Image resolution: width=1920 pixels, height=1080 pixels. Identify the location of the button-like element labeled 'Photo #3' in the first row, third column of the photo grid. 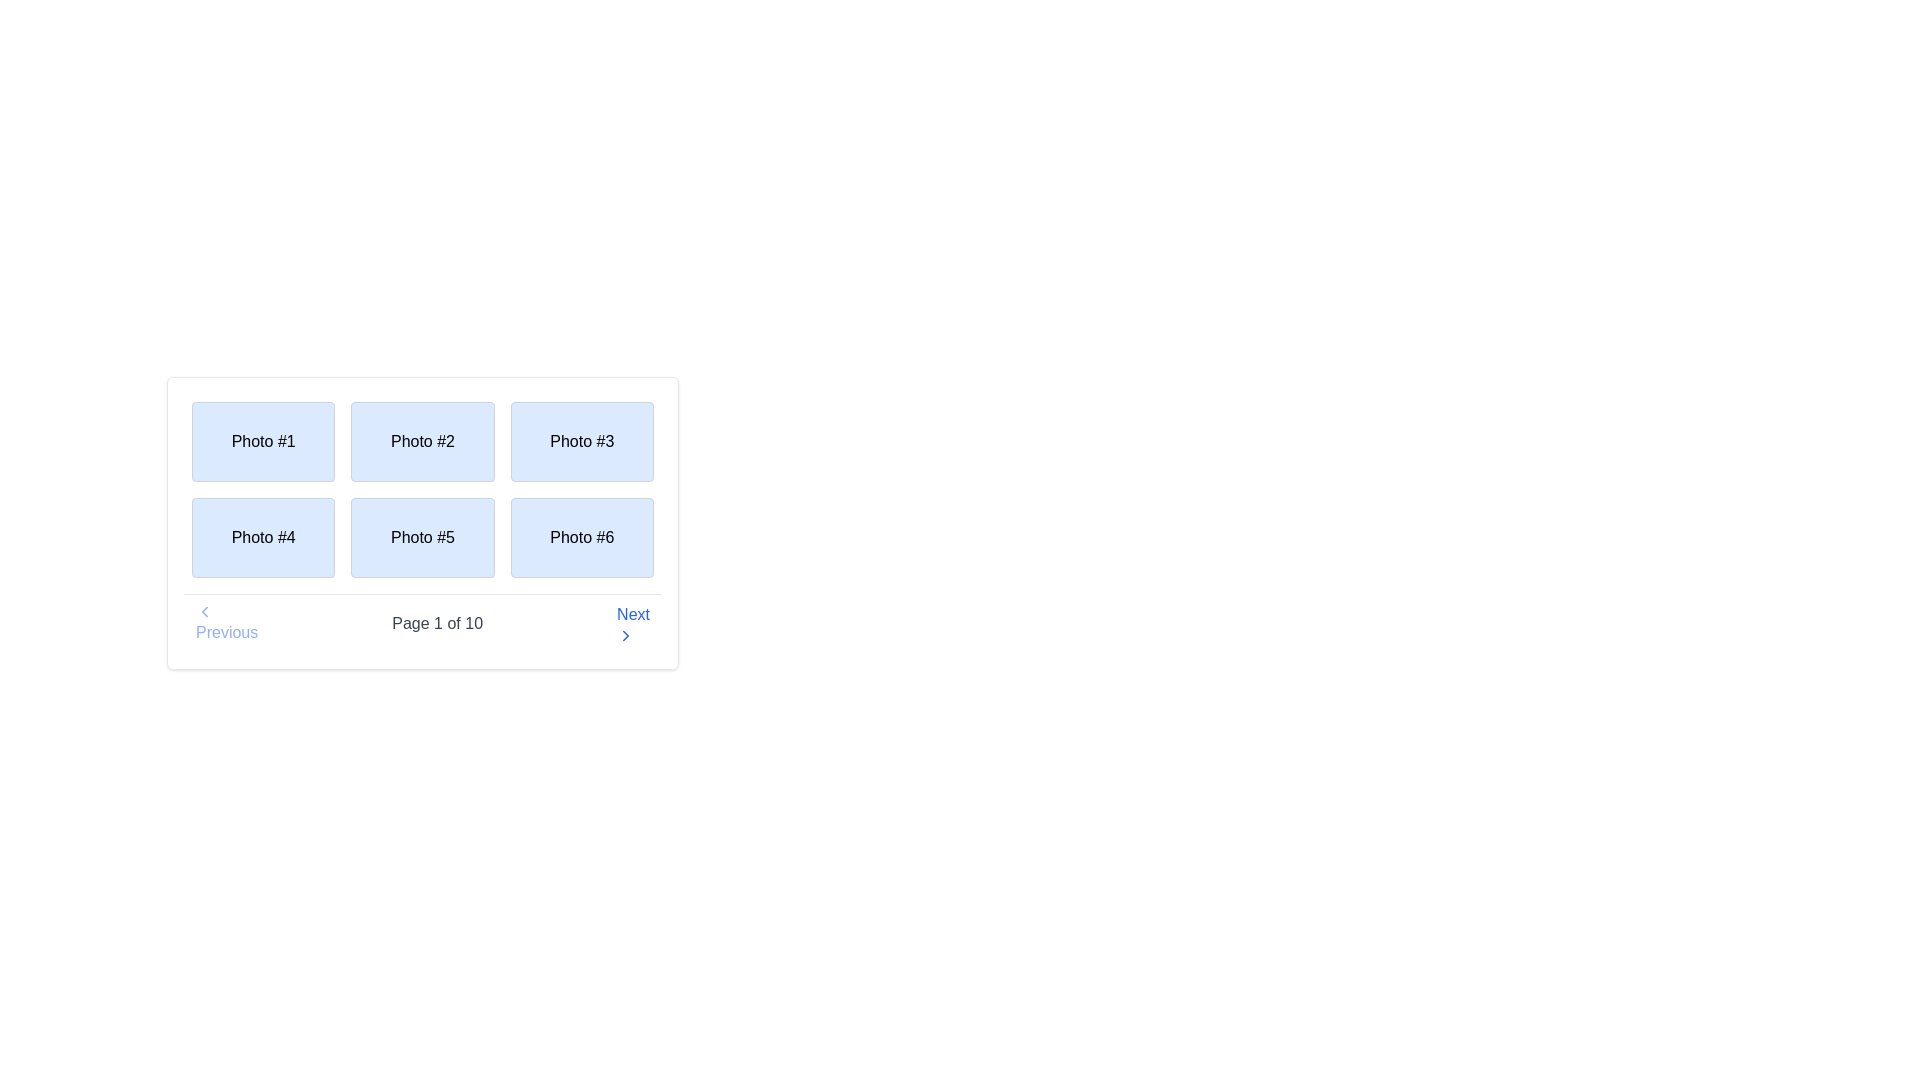
(581, 441).